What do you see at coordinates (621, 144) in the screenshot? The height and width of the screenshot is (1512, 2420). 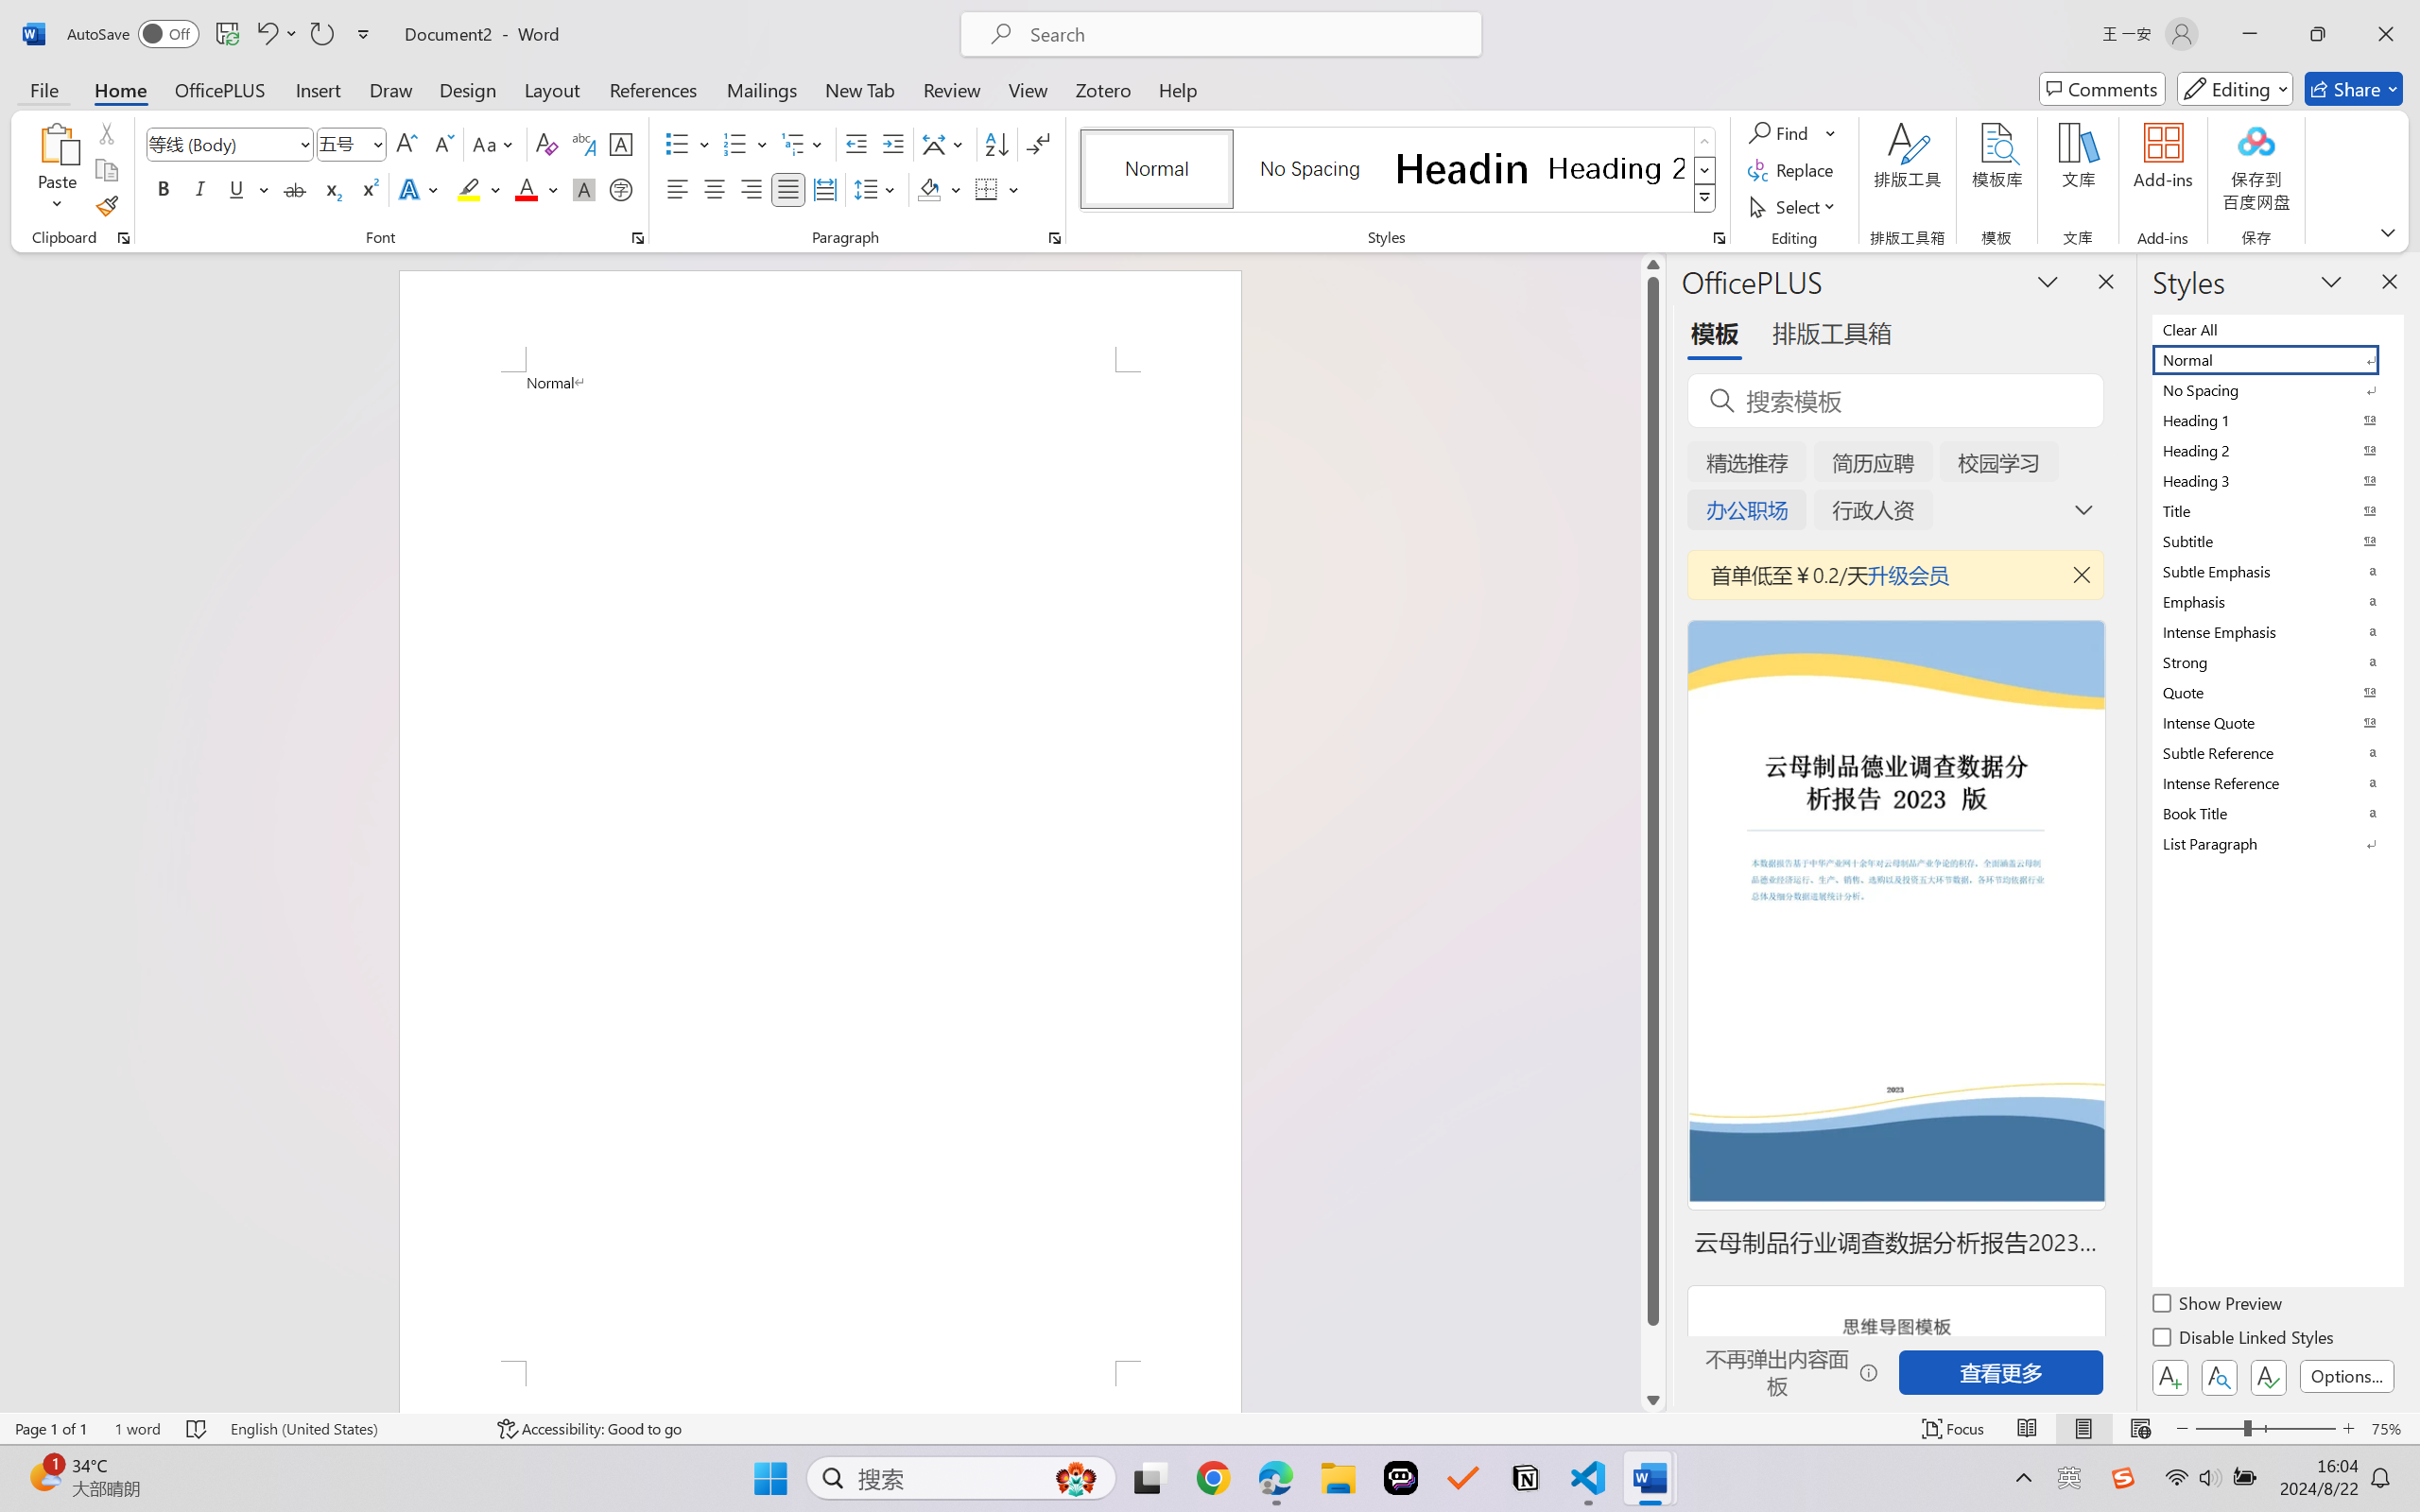 I see `'Character Border'` at bounding box center [621, 144].